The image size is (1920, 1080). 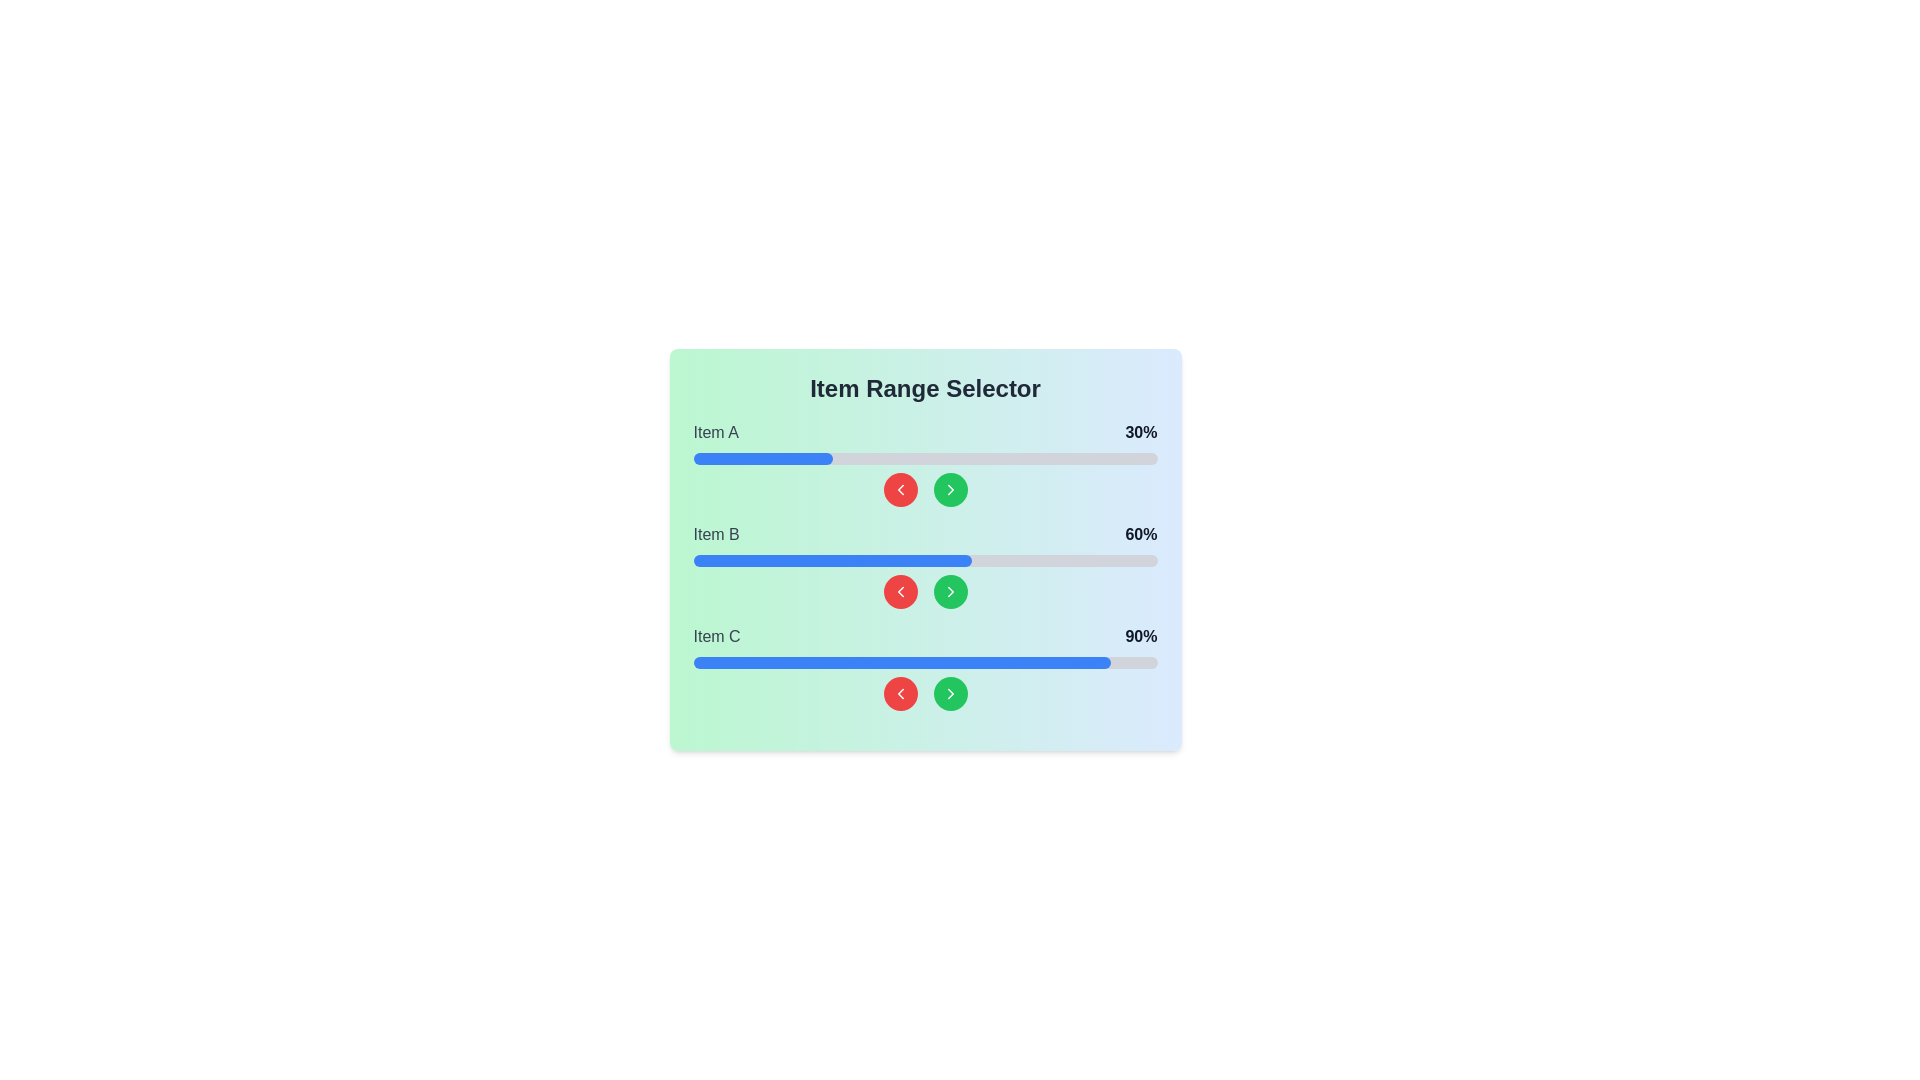 I want to click on the forward navigation button located to the right of the red button in the third row of the 'Item Range Selector' section to increment the value or navigate forward, so click(x=949, y=693).